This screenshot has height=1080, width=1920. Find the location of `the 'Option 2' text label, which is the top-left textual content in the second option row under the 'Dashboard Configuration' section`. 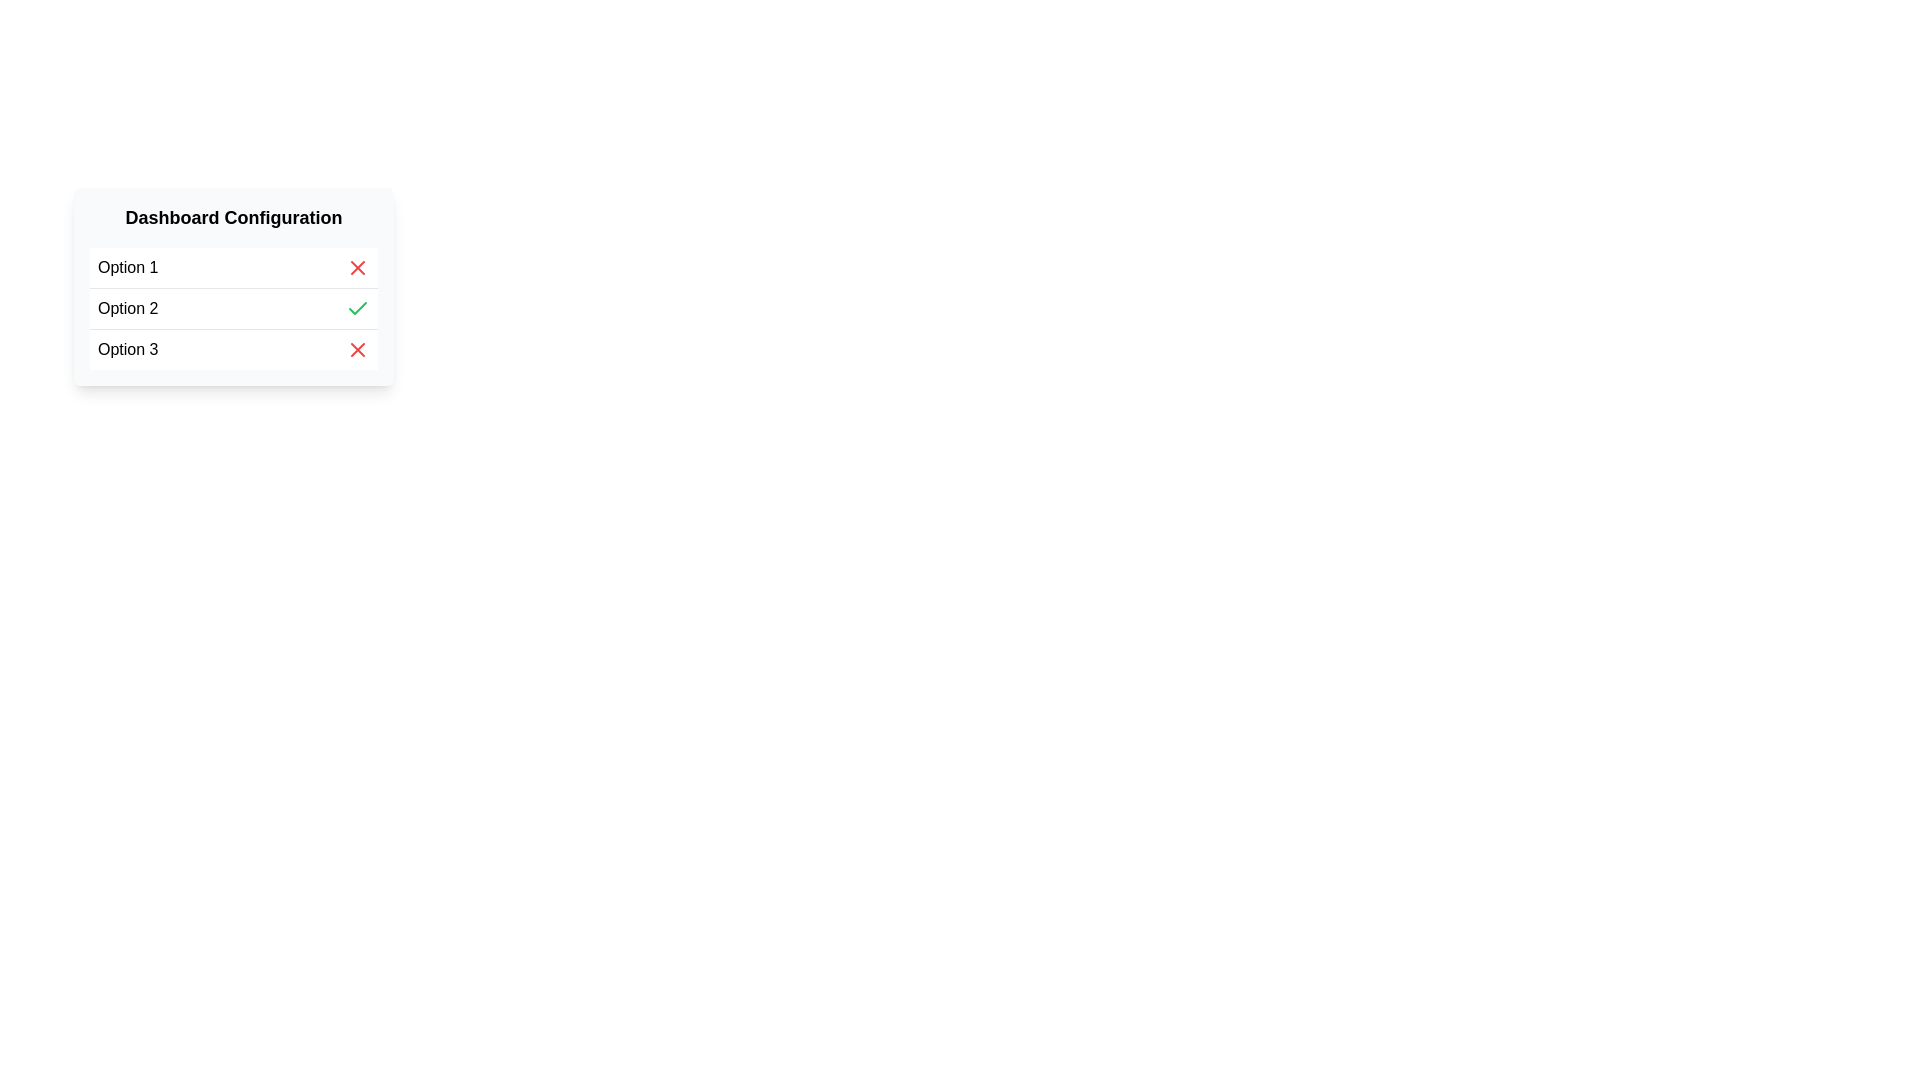

the 'Option 2' text label, which is the top-left textual content in the second option row under the 'Dashboard Configuration' section is located at coordinates (127, 308).